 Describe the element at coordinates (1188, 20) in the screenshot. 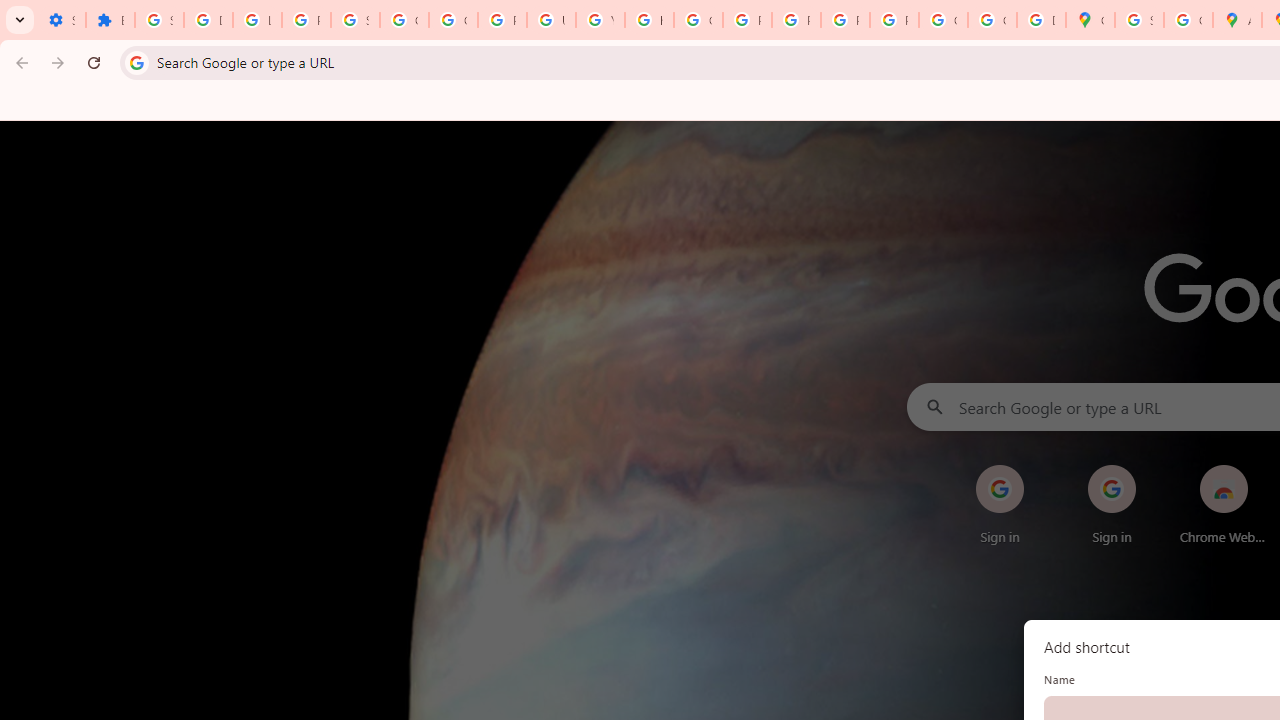

I see `'Create your Google Account'` at that location.